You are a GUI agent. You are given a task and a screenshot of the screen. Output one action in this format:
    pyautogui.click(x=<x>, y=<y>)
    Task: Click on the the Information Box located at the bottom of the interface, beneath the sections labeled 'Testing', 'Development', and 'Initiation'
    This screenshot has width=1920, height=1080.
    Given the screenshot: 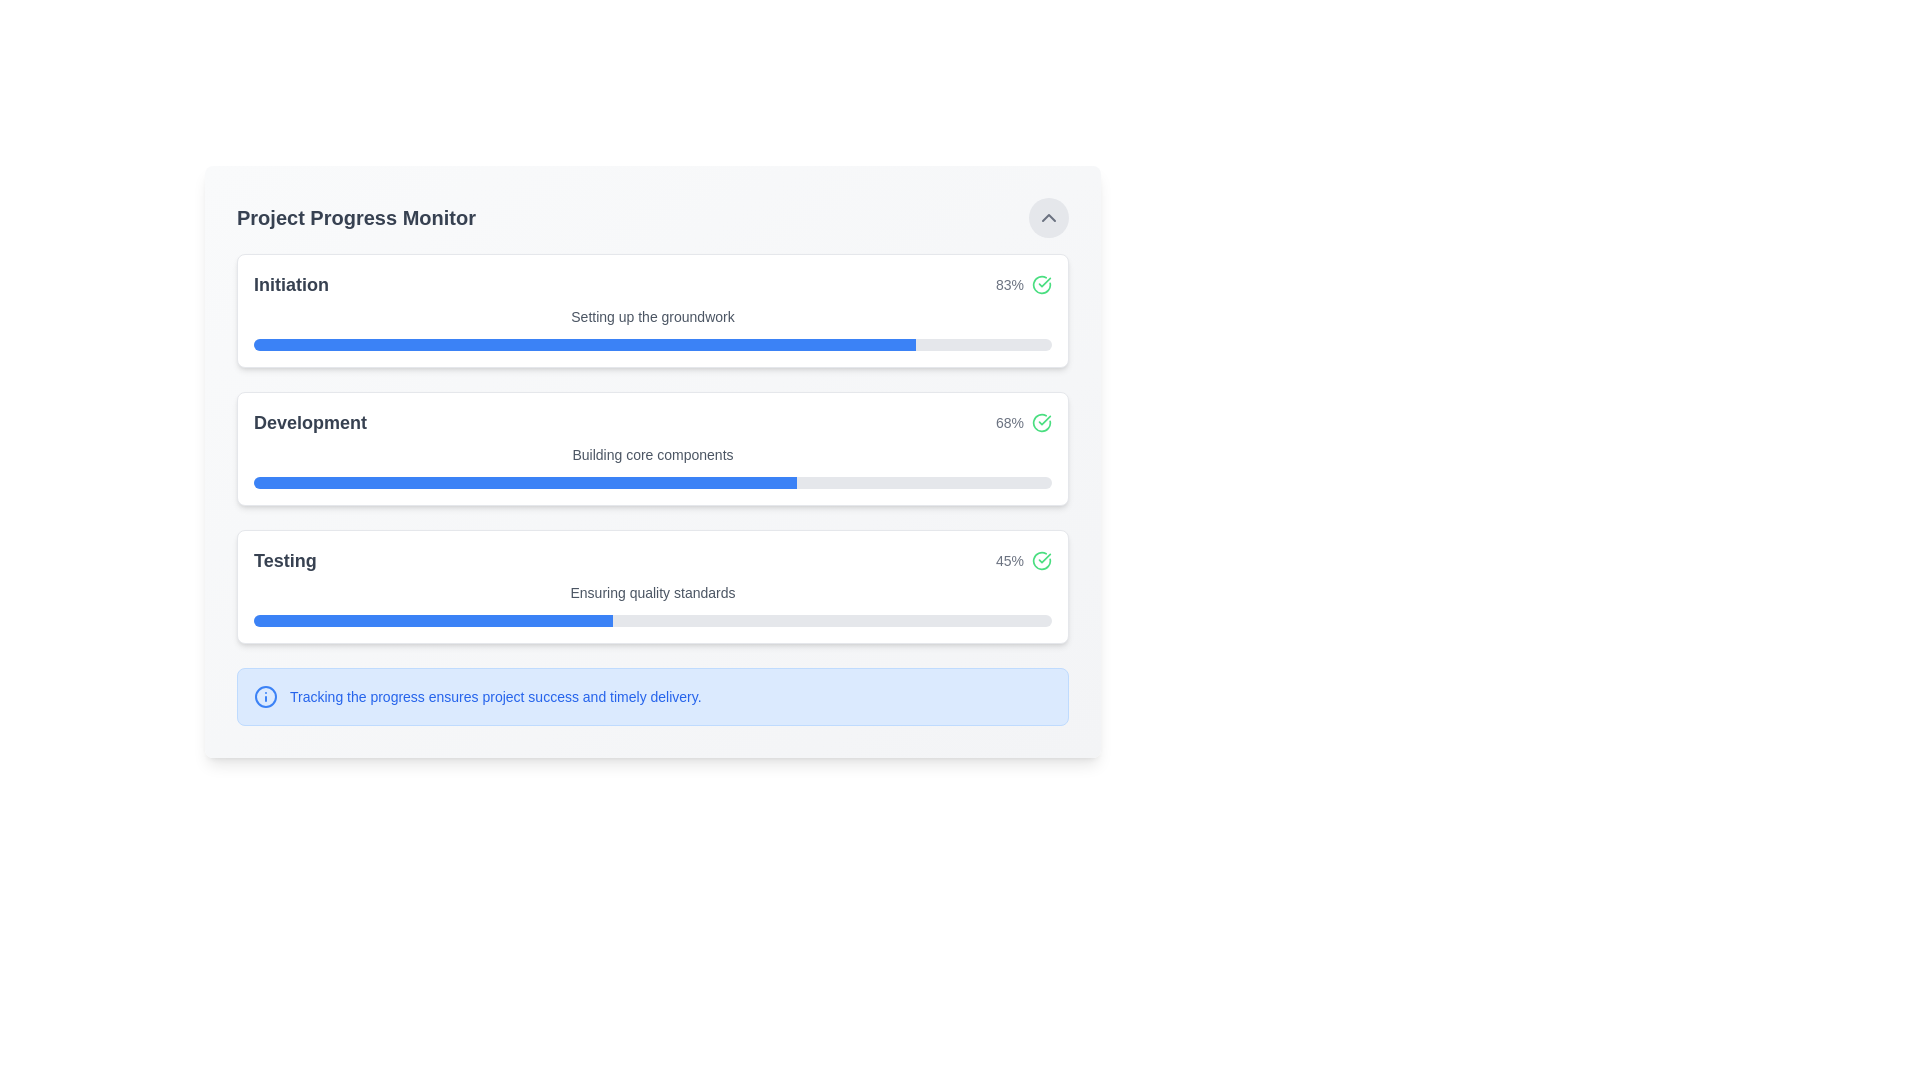 What is the action you would take?
    pyautogui.click(x=652, y=696)
    